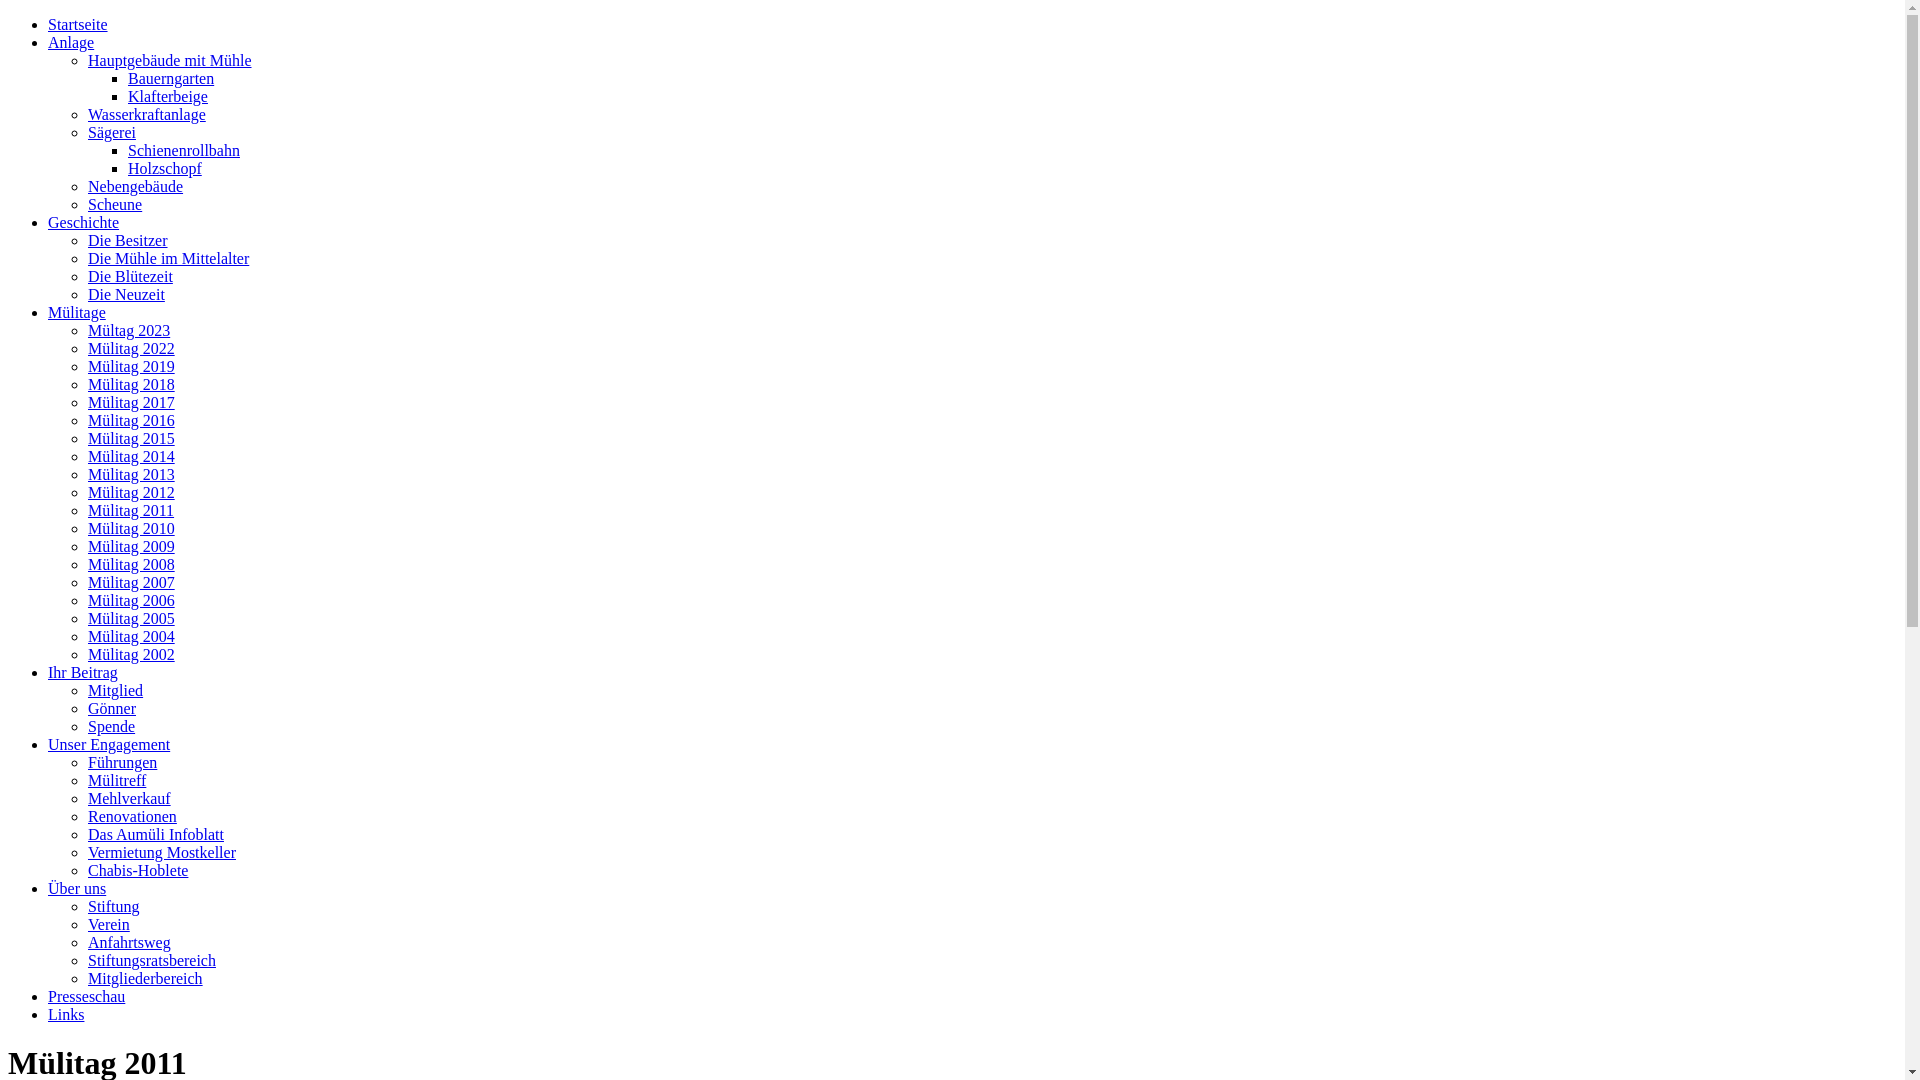 This screenshot has width=1920, height=1080. What do you see at coordinates (151, 959) in the screenshot?
I see `'Stiftungsratsbereich'` at bounding box center [151, 959].